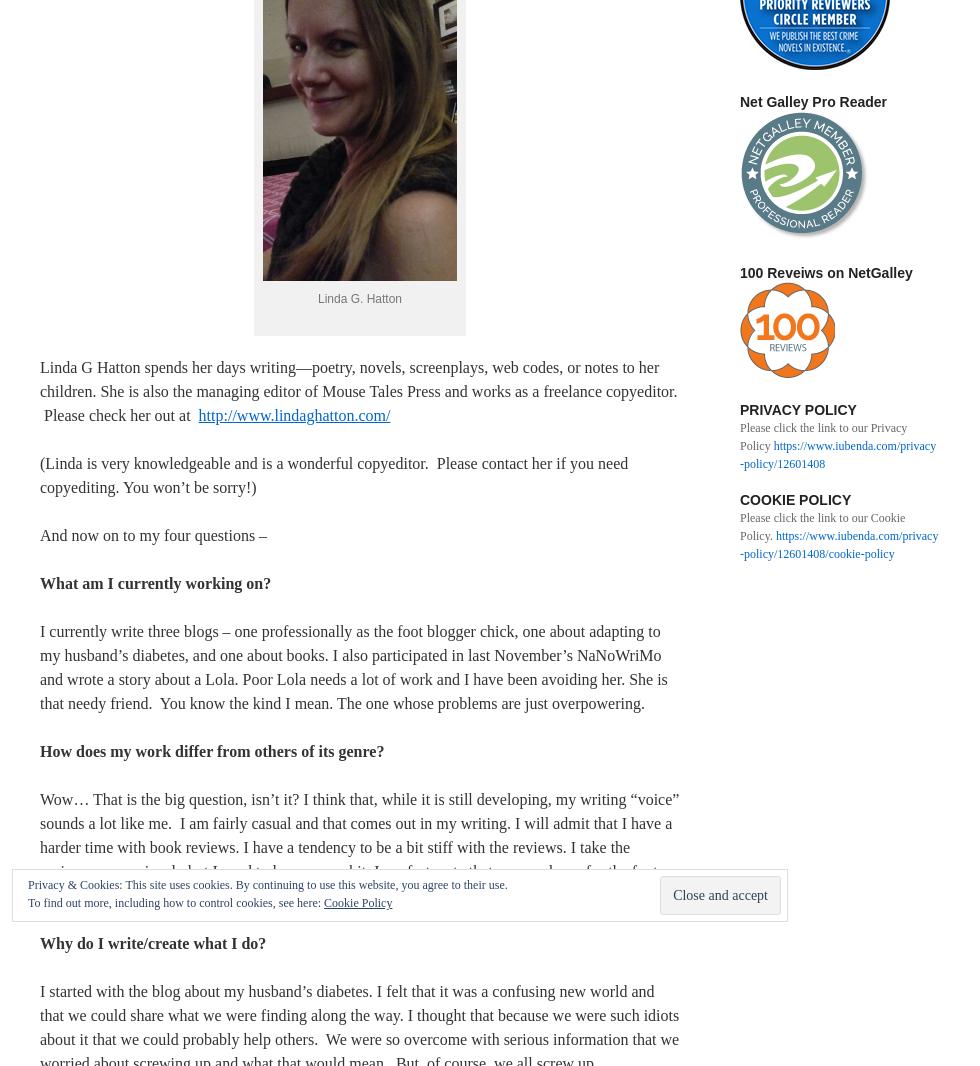 Image resolution: width=980 pixels, height=1066 pixels. Describe the element at coordinates (155, 581) in the screenshot. I see `'What am I currently working on?'` at that location.